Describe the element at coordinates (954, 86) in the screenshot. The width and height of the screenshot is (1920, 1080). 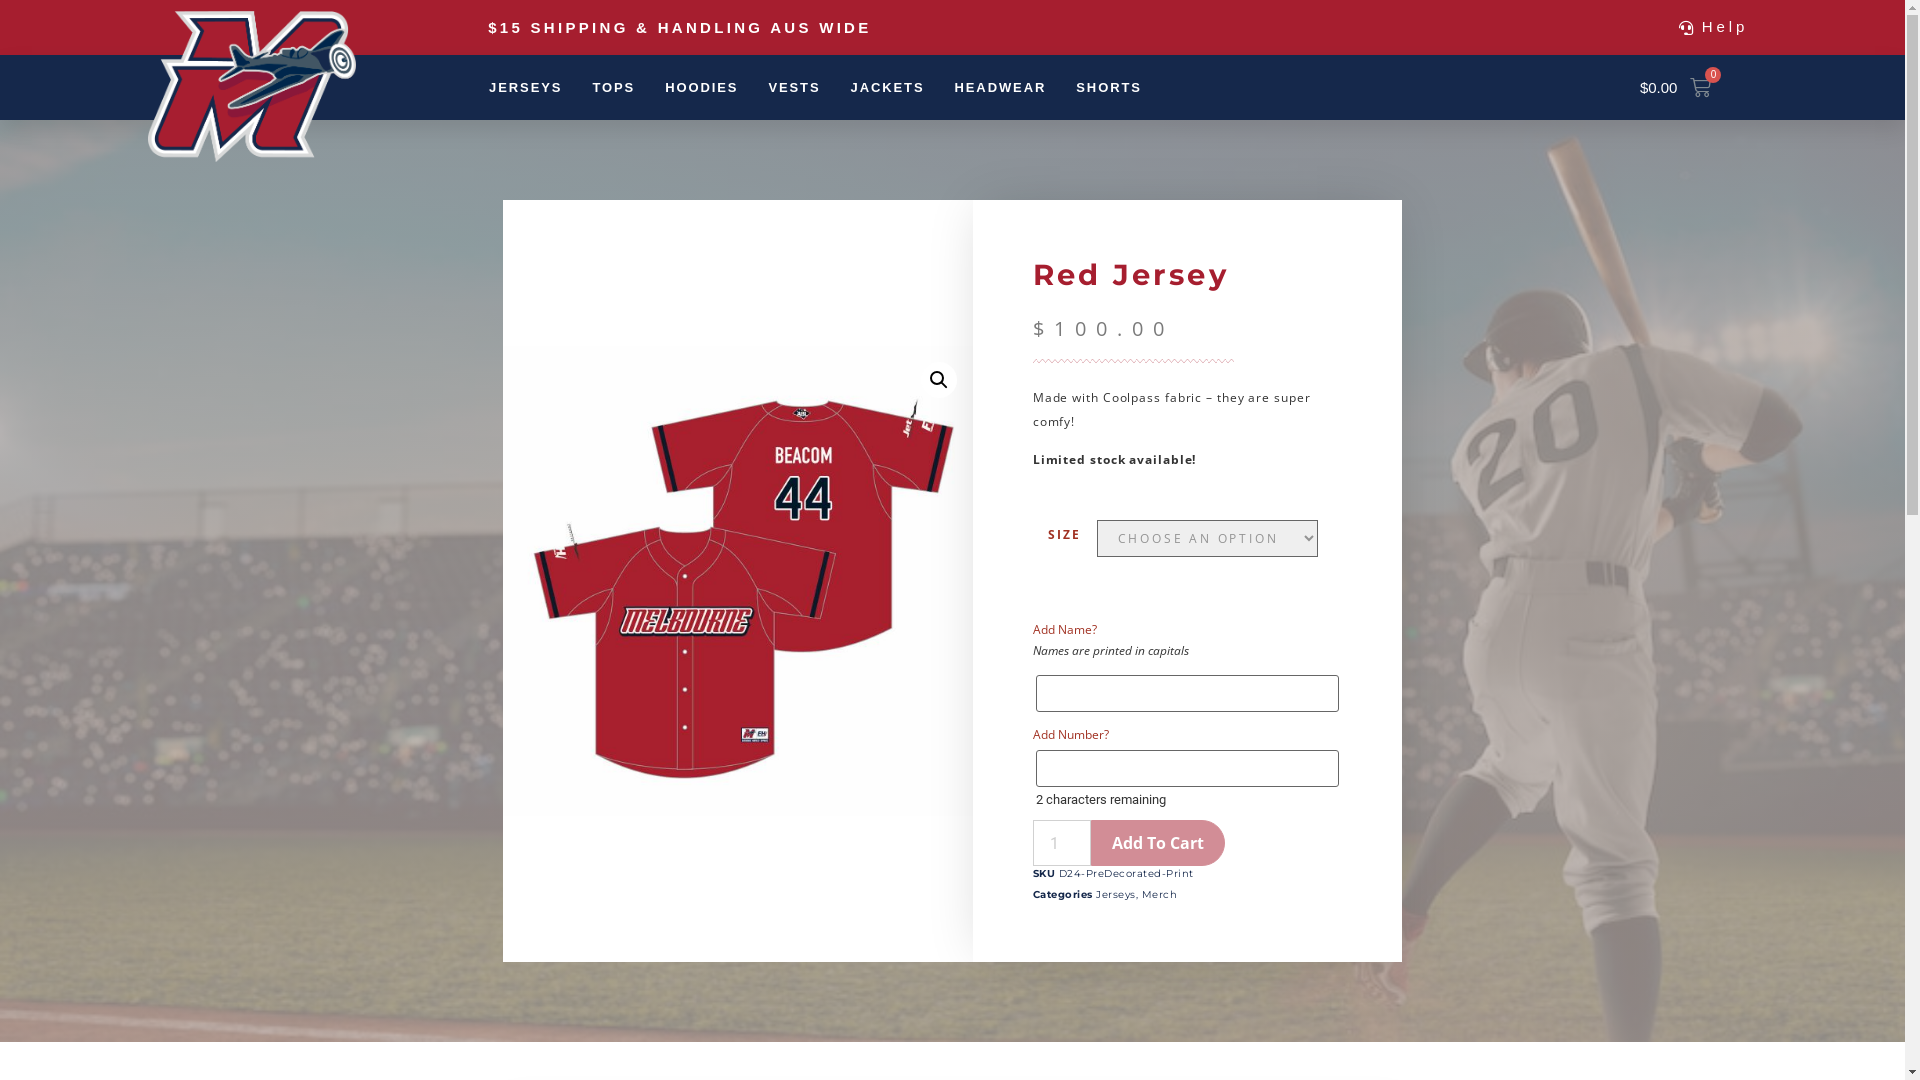
I see `'HEADWEAR'` at that location.